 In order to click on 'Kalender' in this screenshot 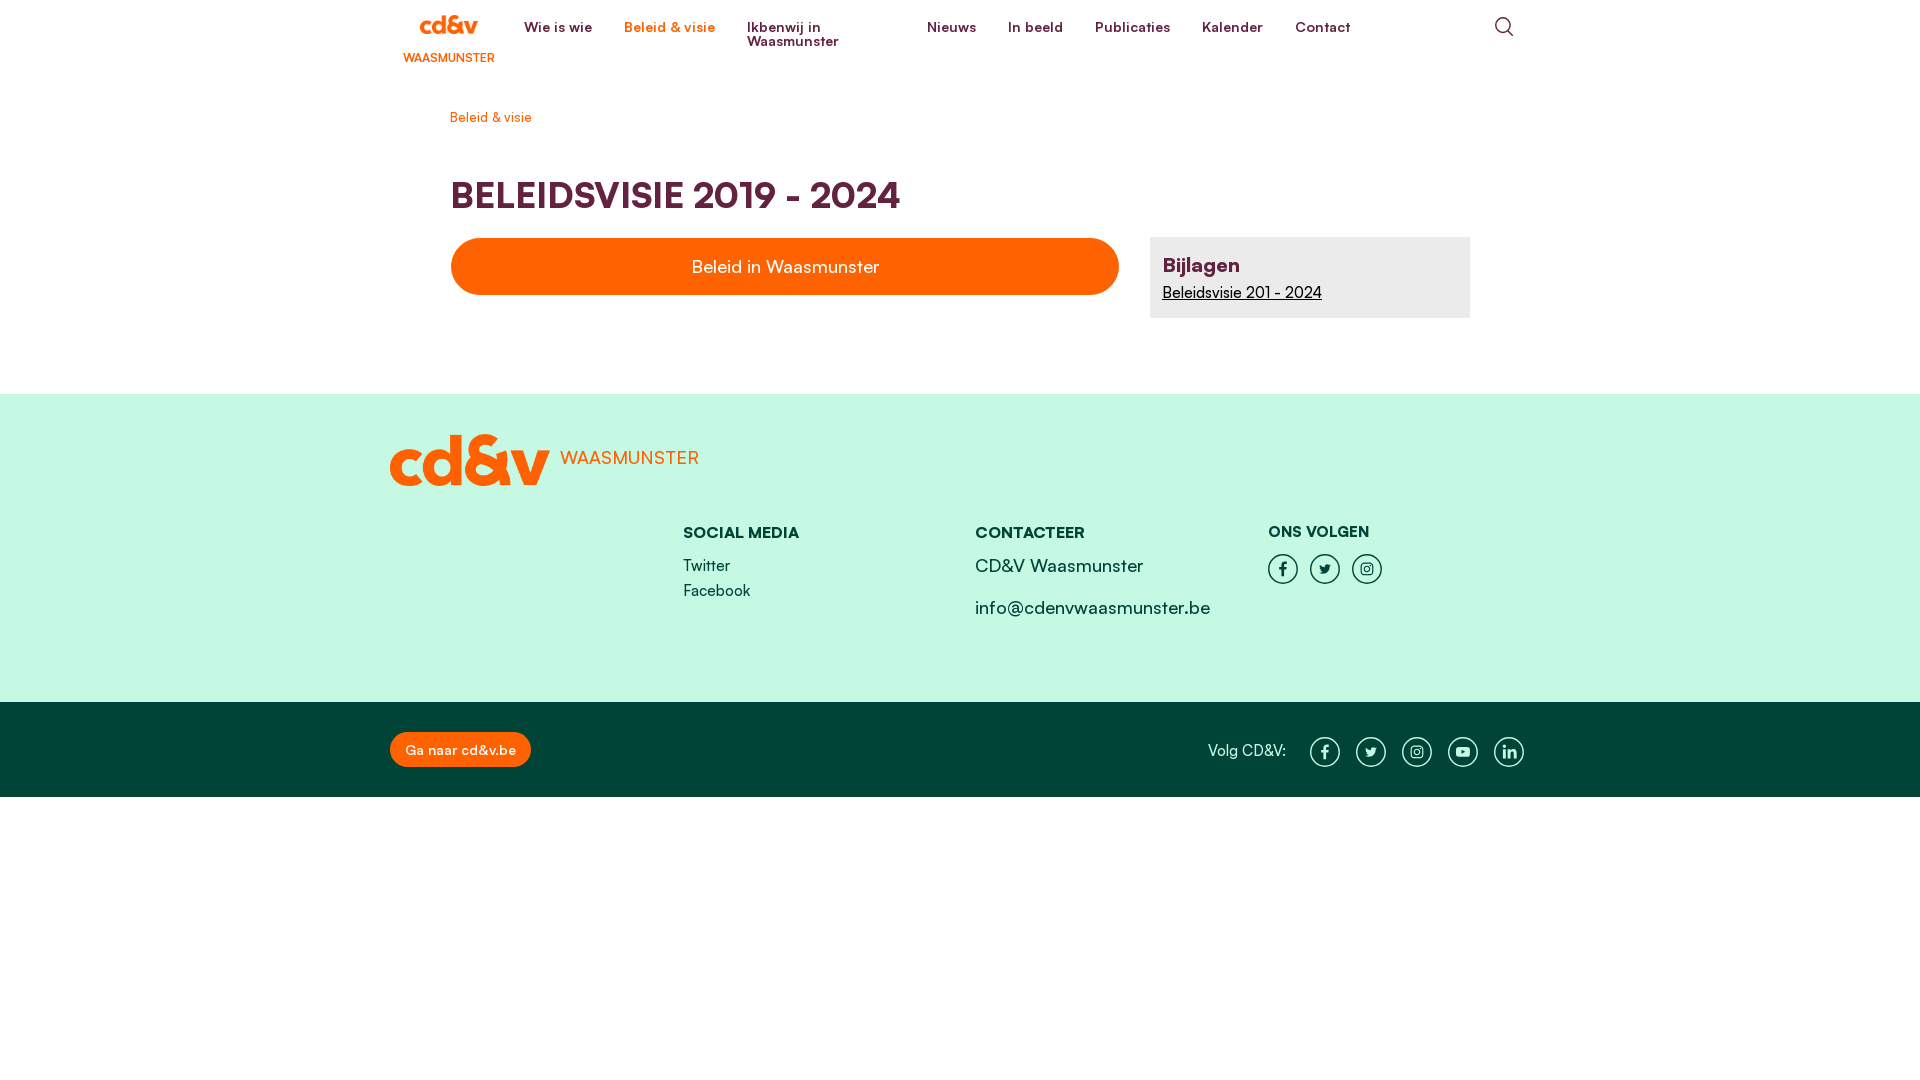, I will do `click(1231, 27)`.